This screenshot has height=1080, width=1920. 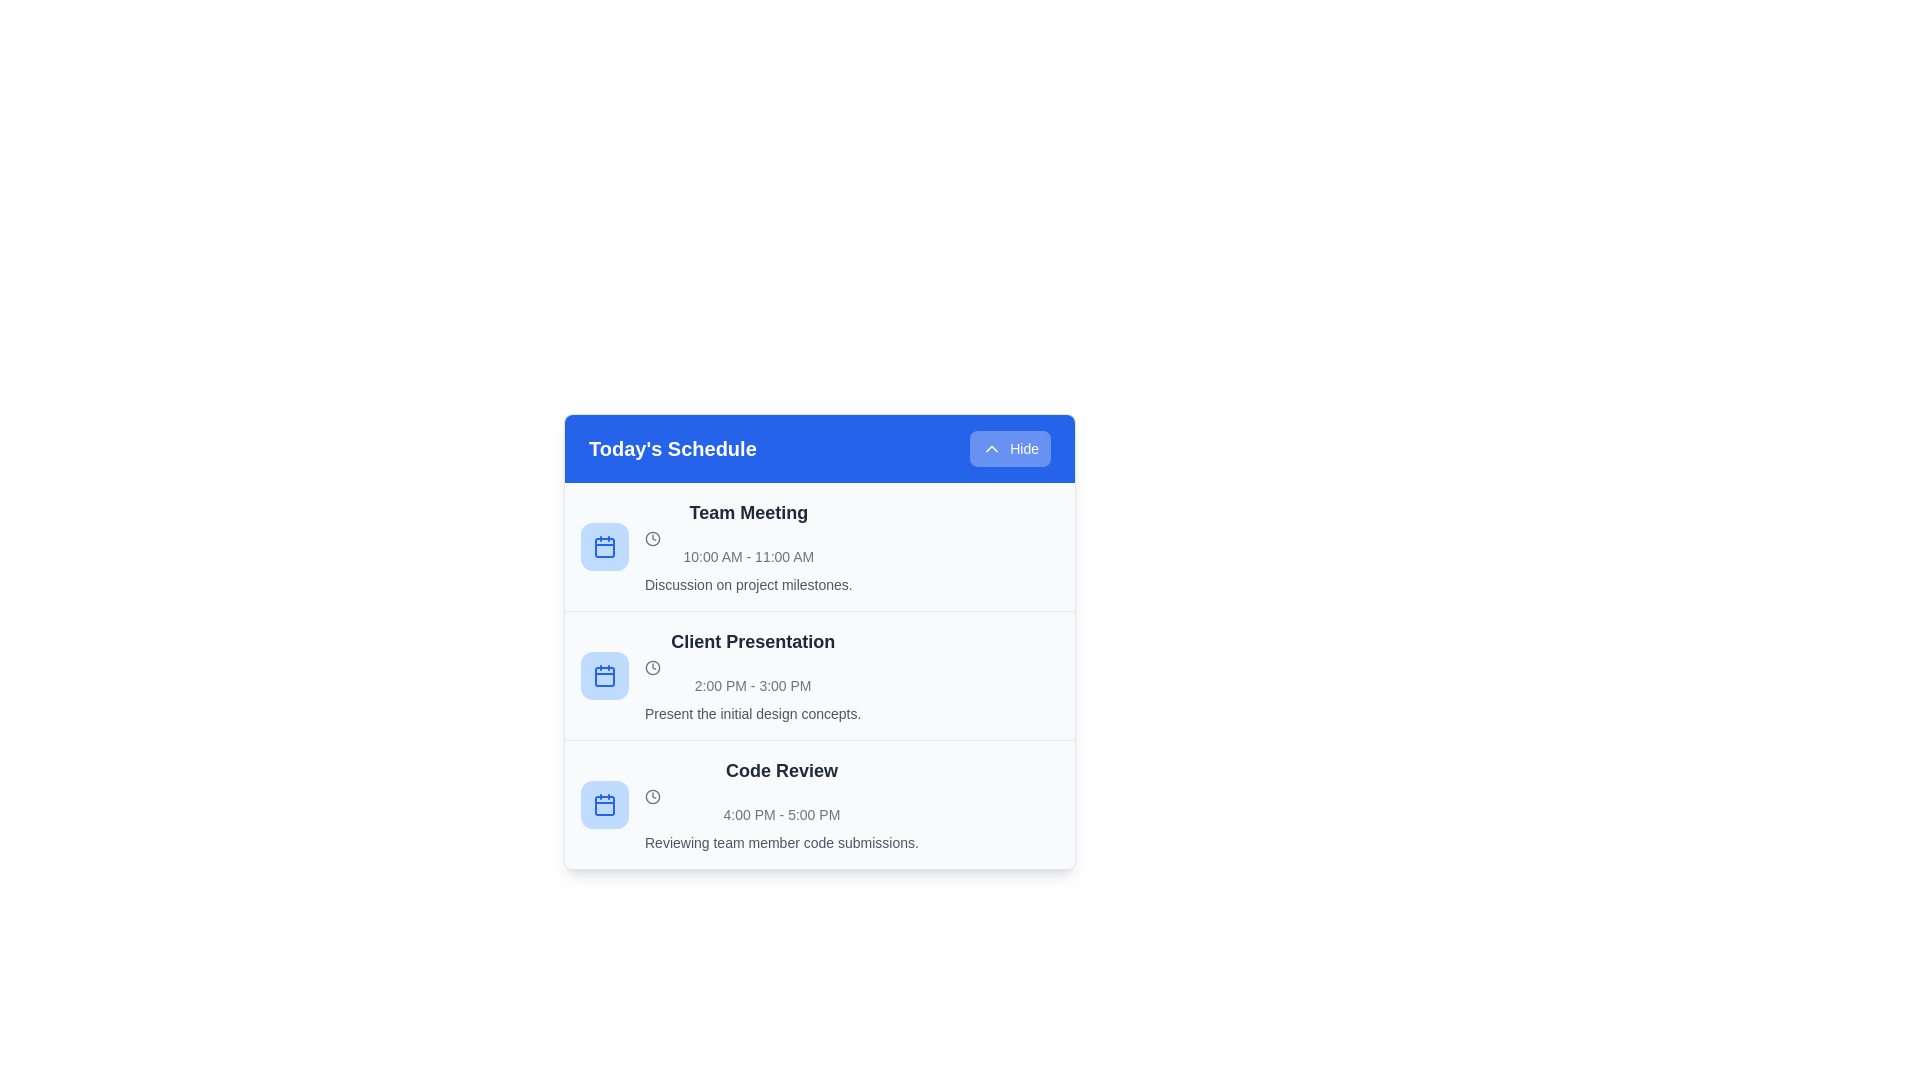 What do you see at coordinates (747, 548) in the screenshot?
I see `the text information element indicating the scheduled time duration for the 'Team Meeting' event, which includes a graphical clock icon to its left` at bounding box center [747, 548].